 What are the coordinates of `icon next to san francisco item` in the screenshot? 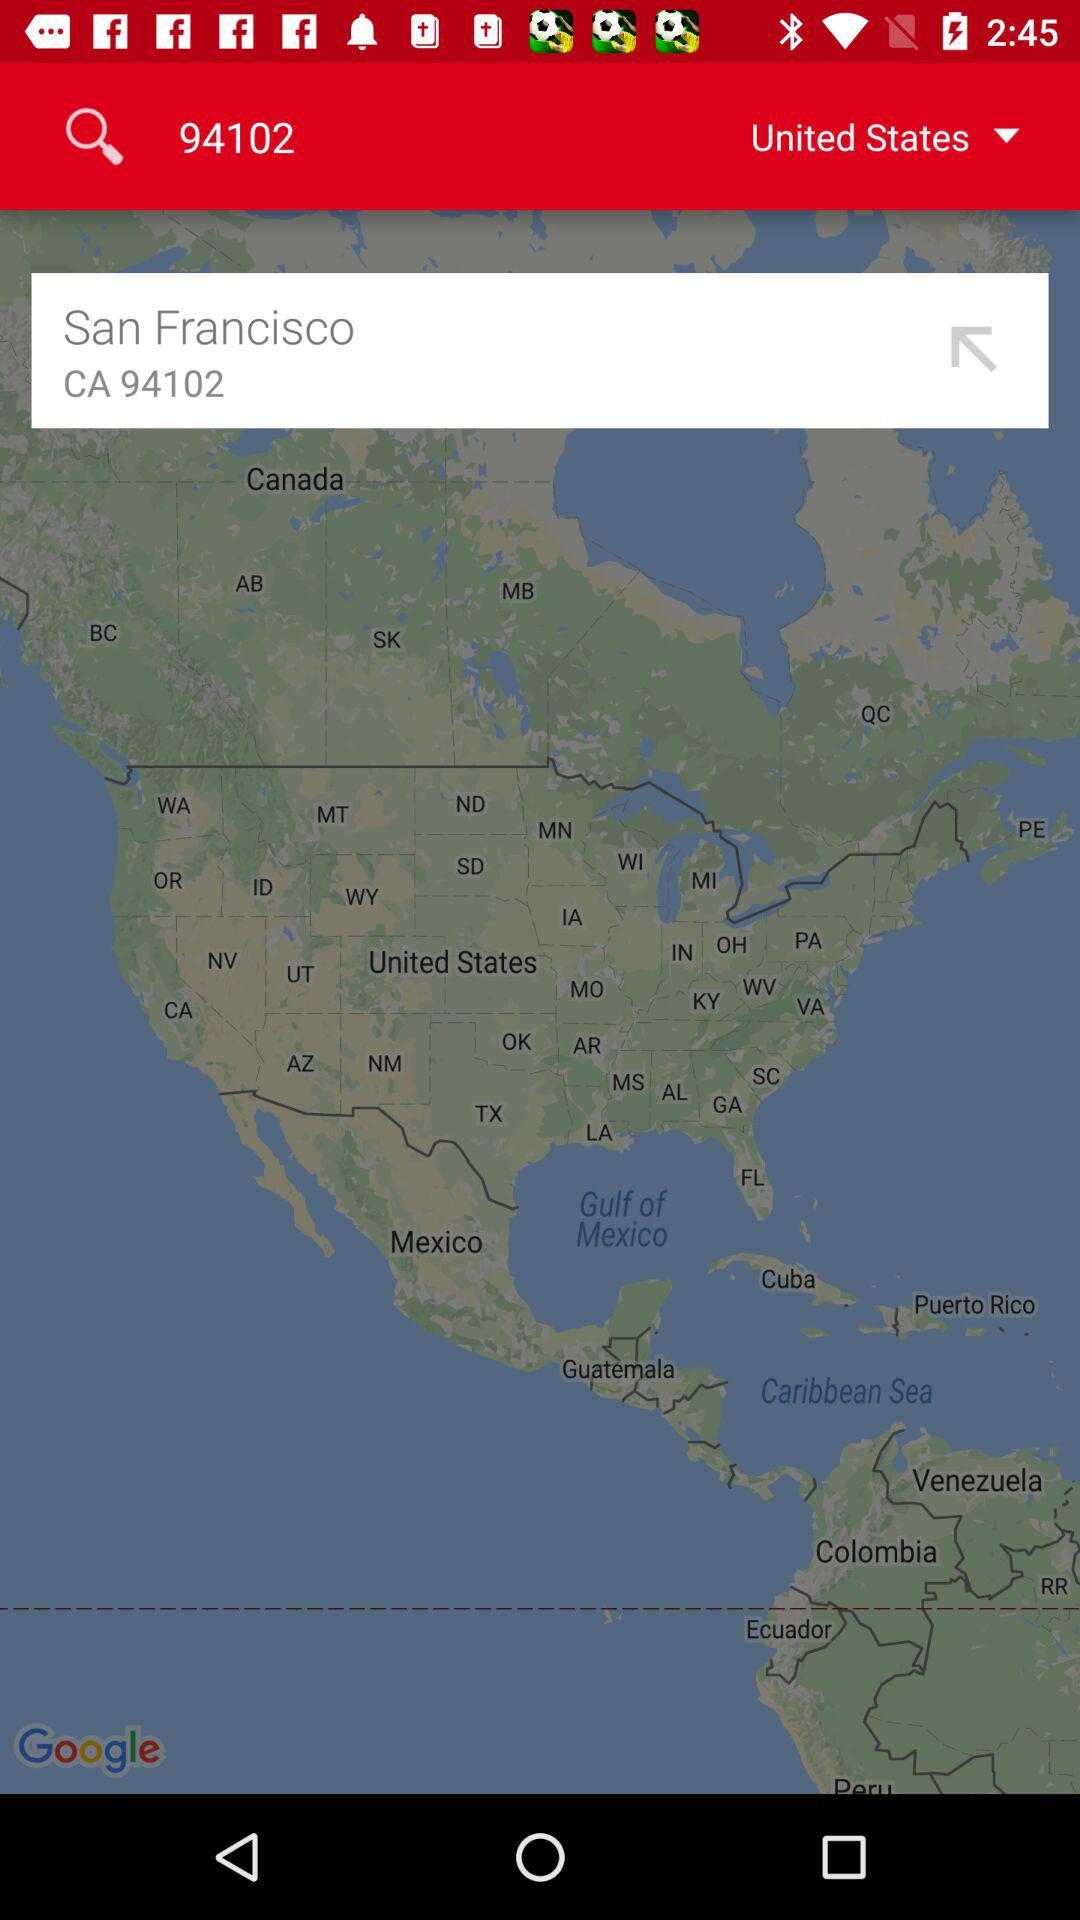 It's located at (974, 350).